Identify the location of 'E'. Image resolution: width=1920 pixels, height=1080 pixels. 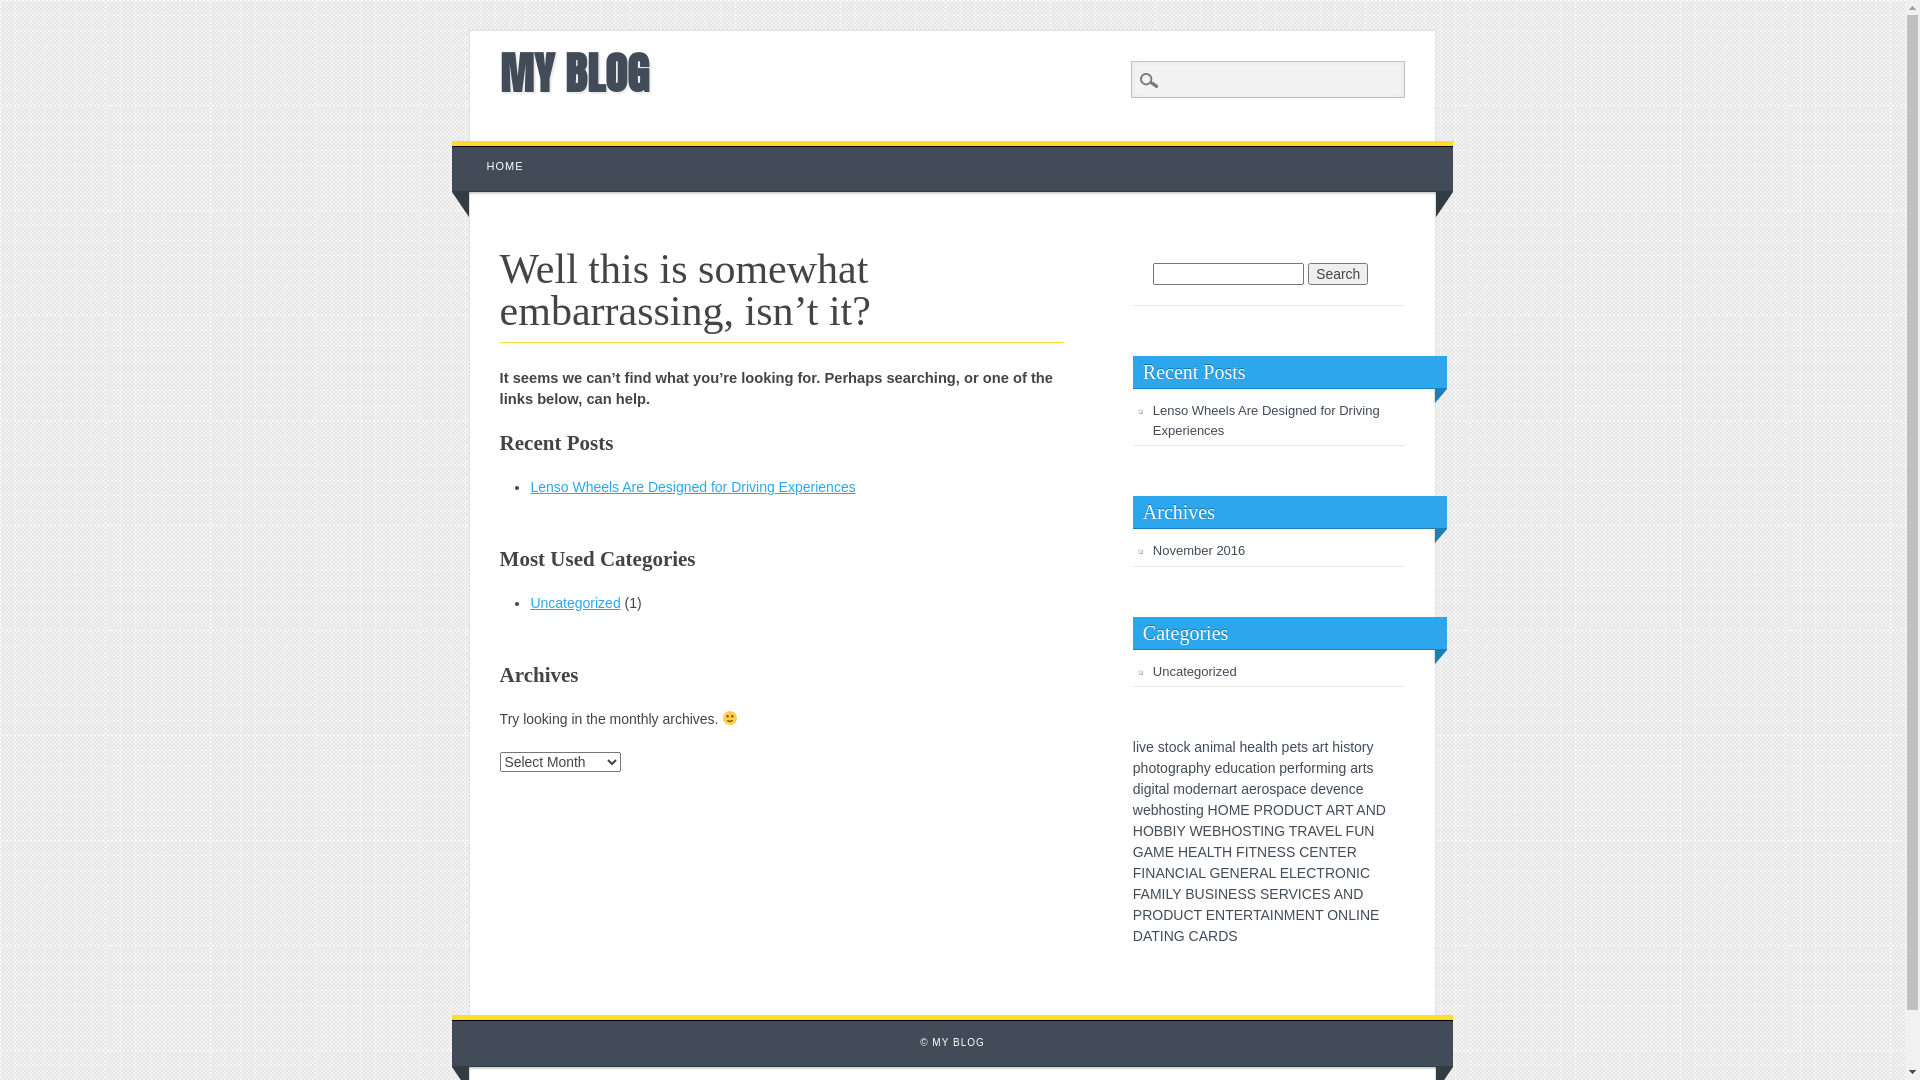
(1316, 893).